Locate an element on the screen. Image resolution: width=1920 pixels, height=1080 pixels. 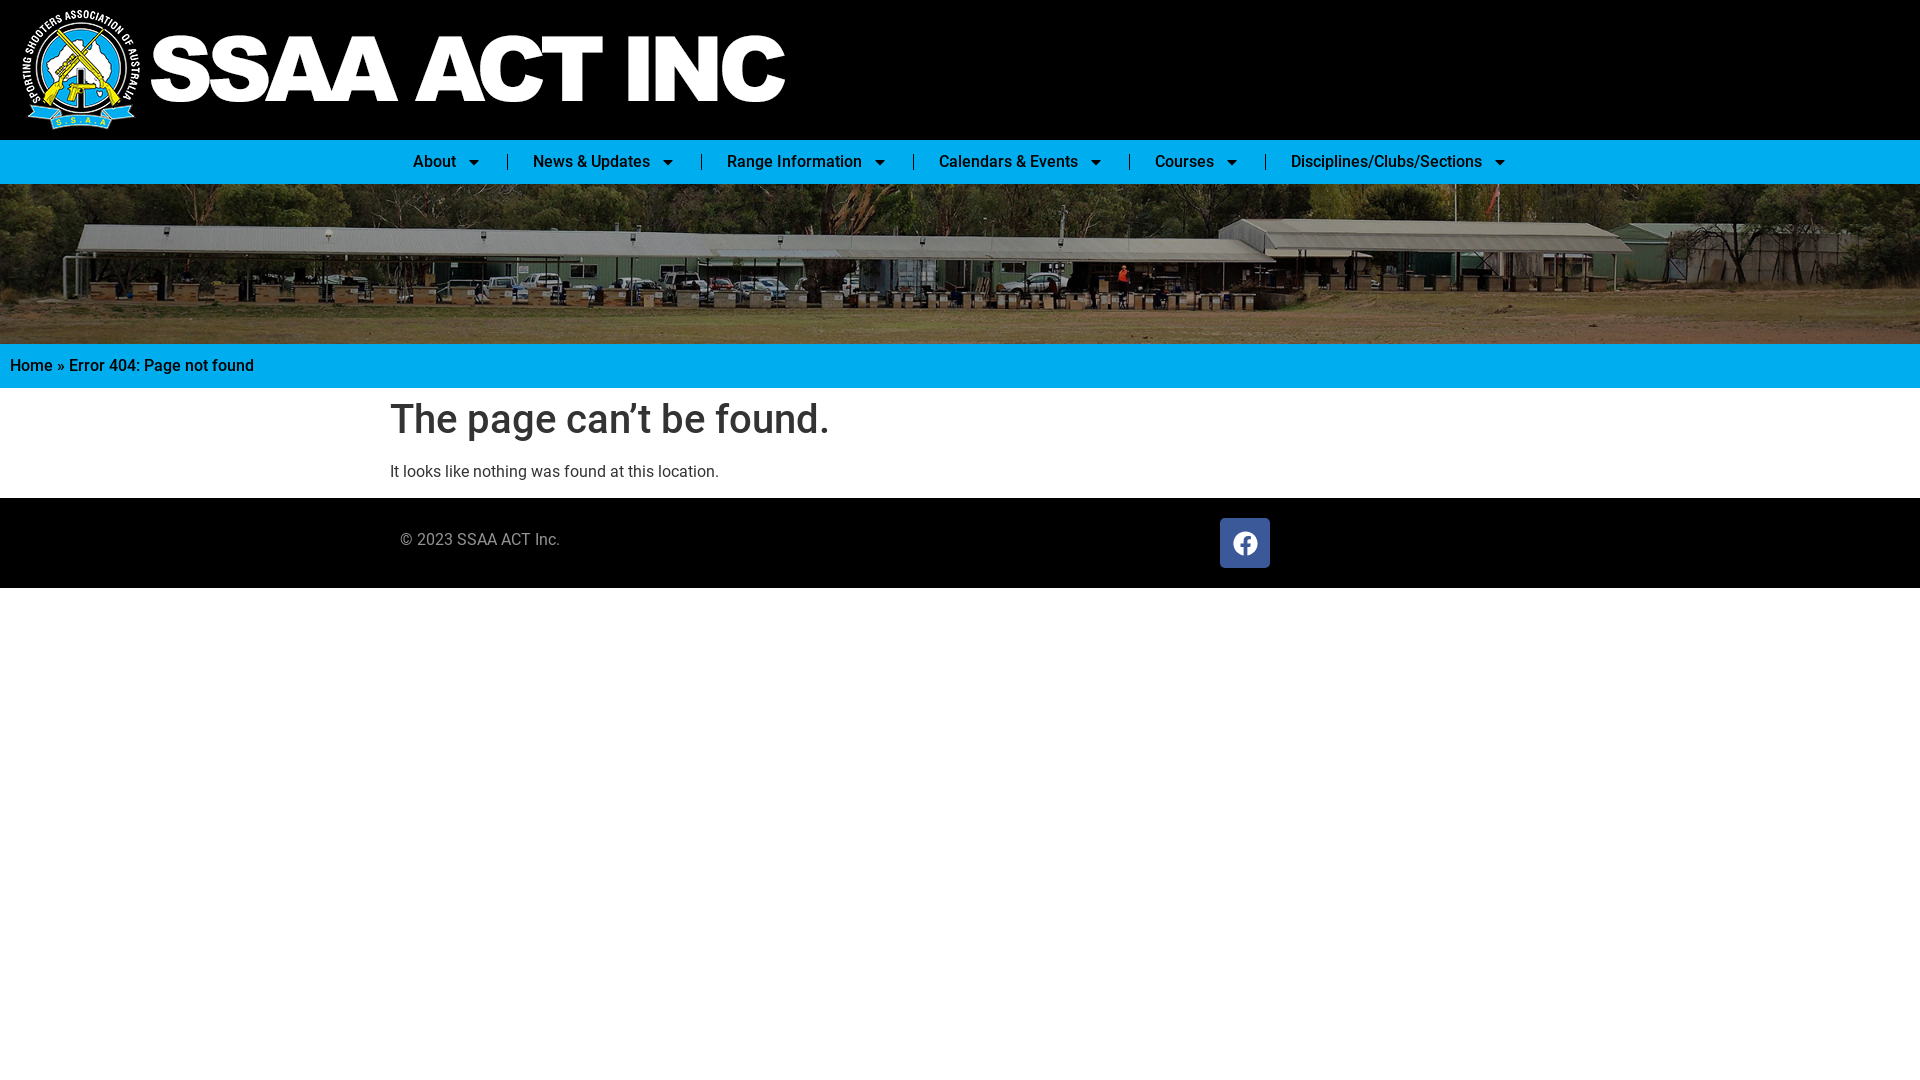
'Calendars & Events' is located at coordinates (1020, 161).